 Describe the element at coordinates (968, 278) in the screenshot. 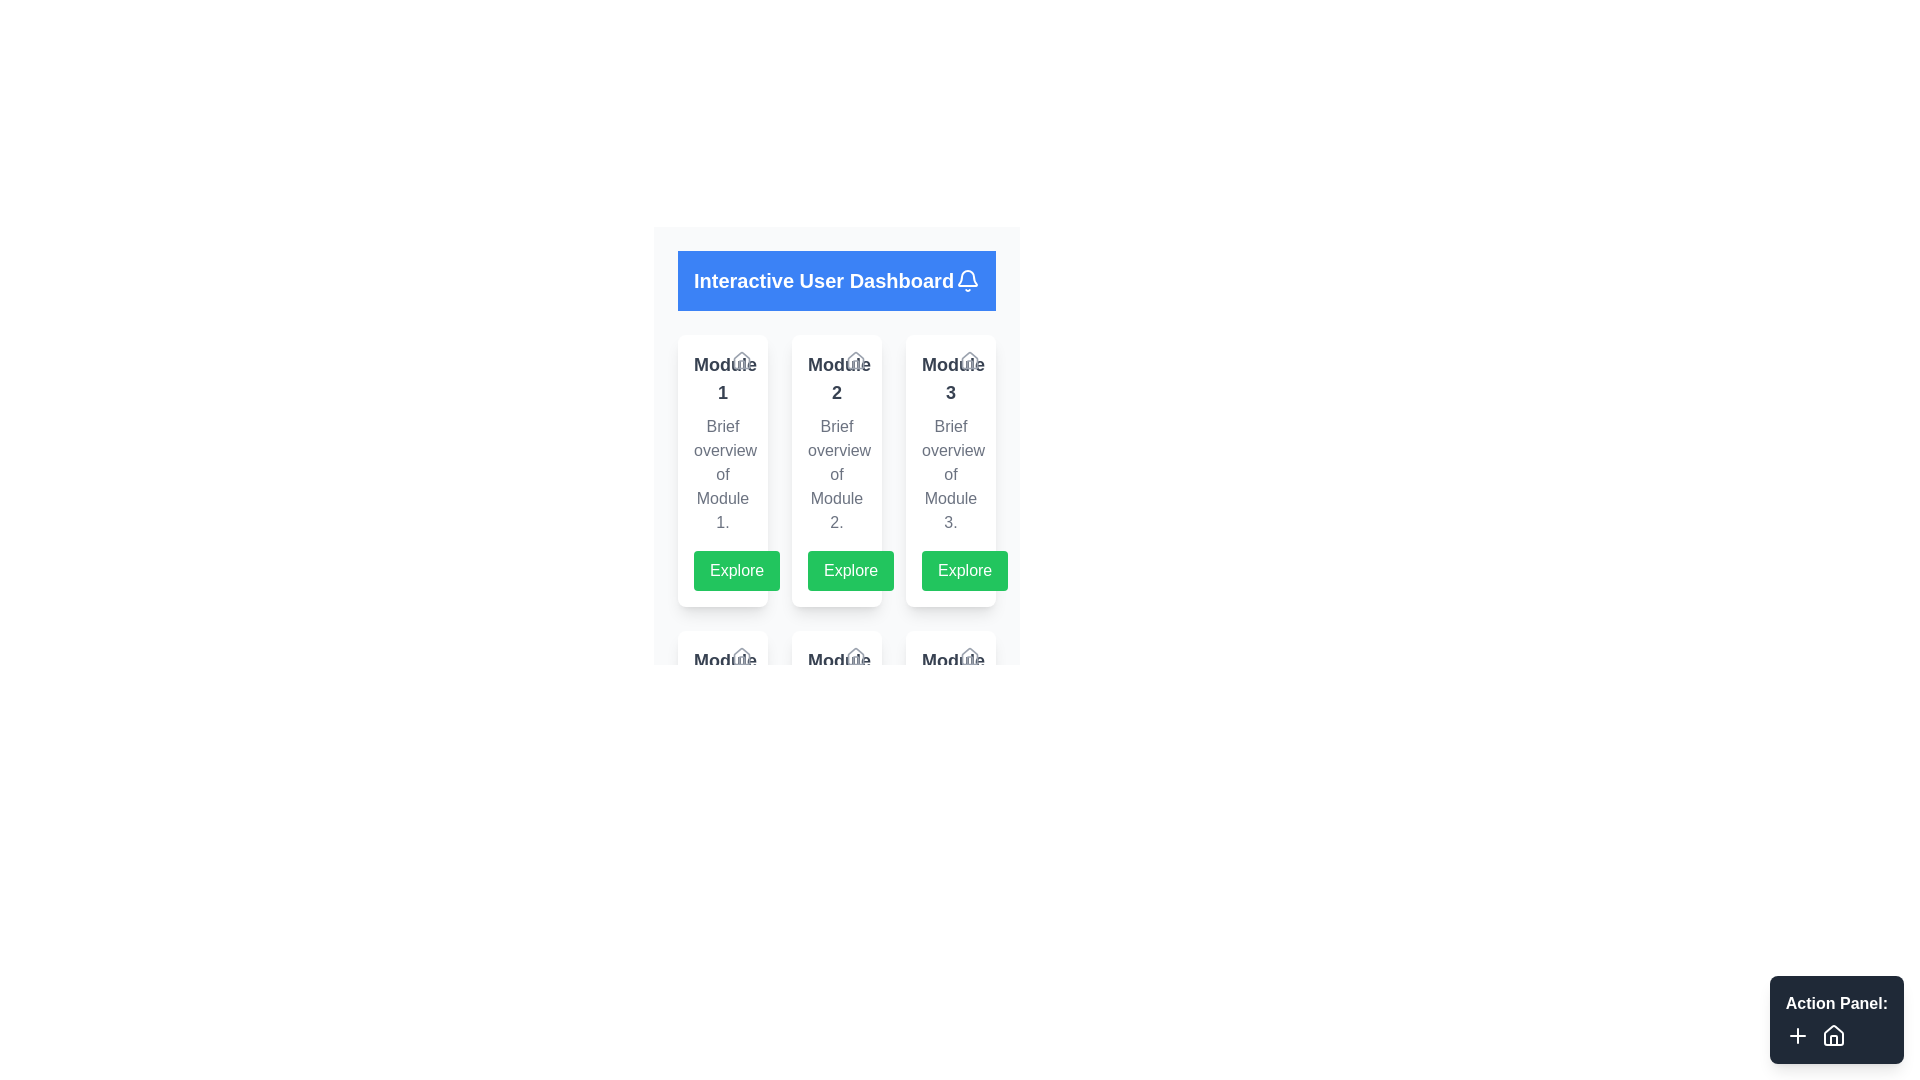

I see `the notification icon located at the top-right of the interface, next to the 'Interactive User Dashboard' title with a blue background, which serves as a visual indicator for alerts` at that location.